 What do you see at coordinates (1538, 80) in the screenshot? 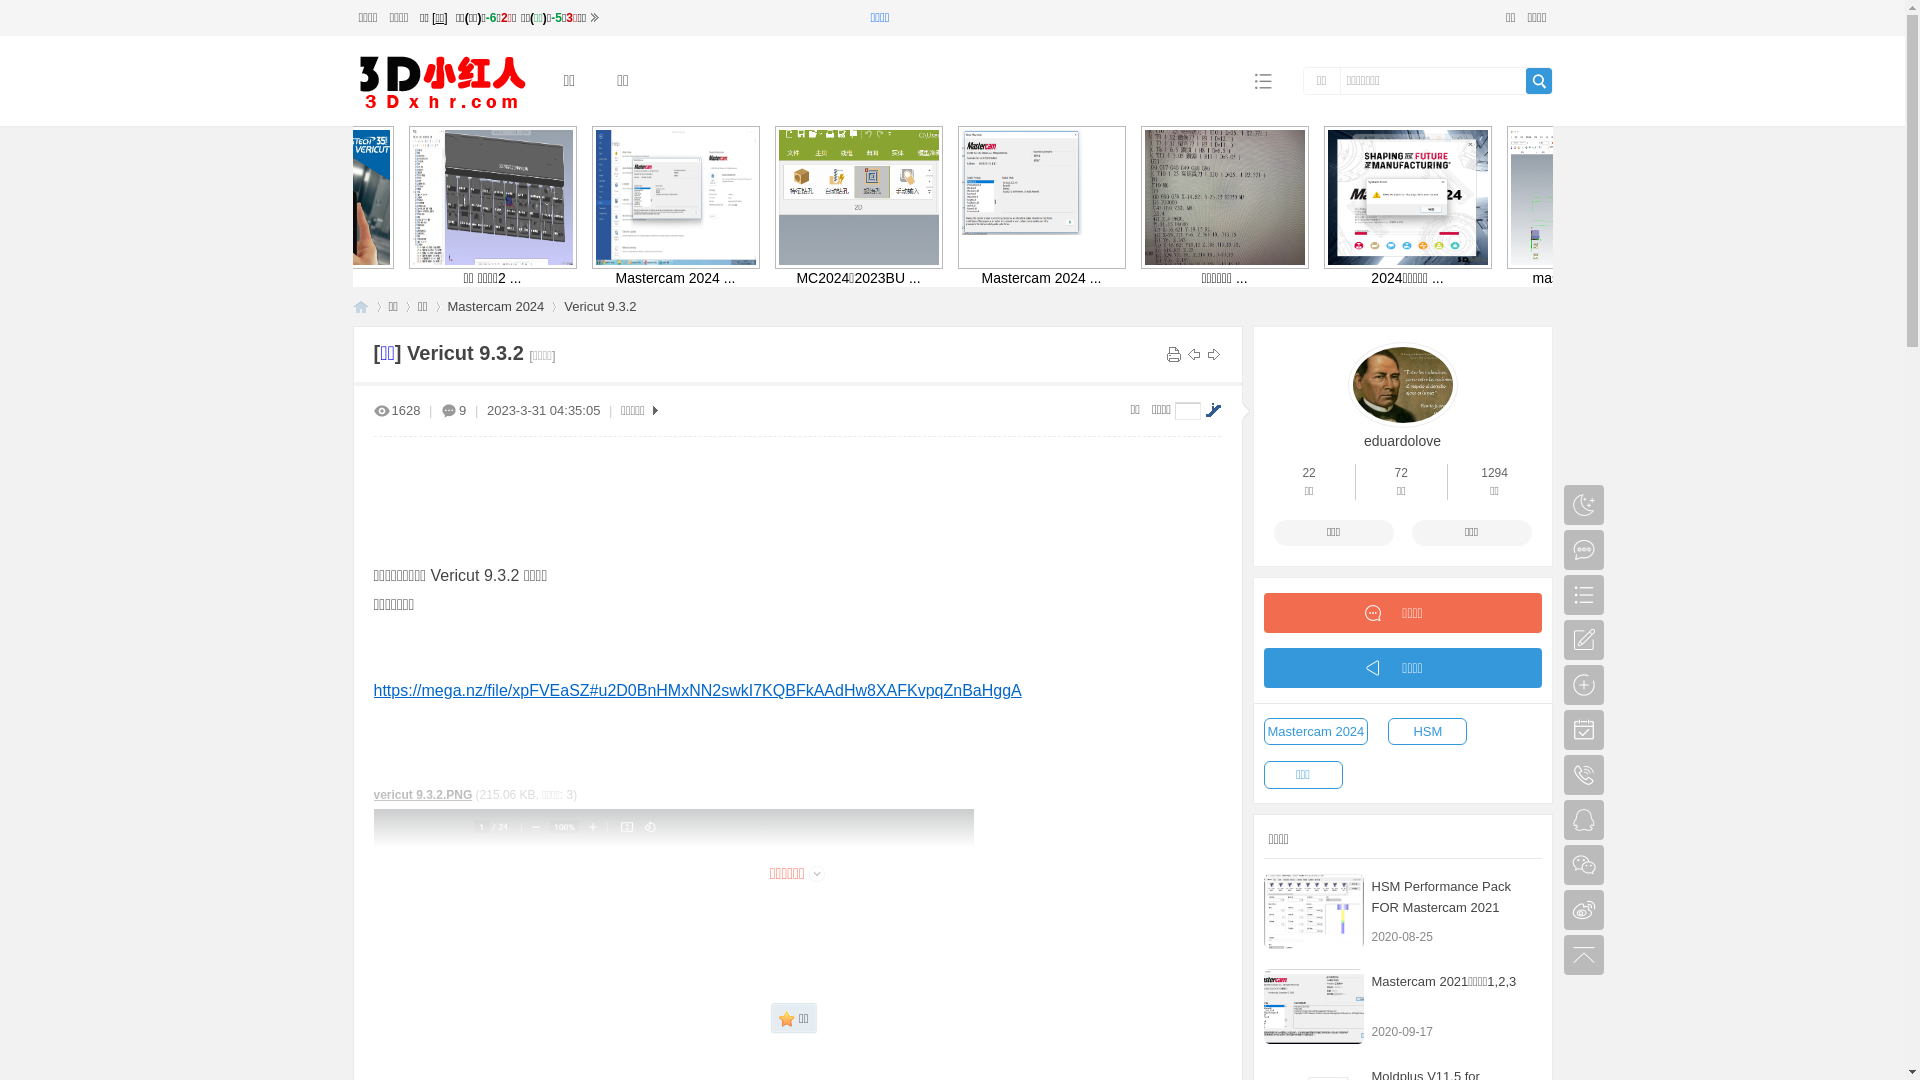
I see `'true'` at bounding box center [1538, 80].